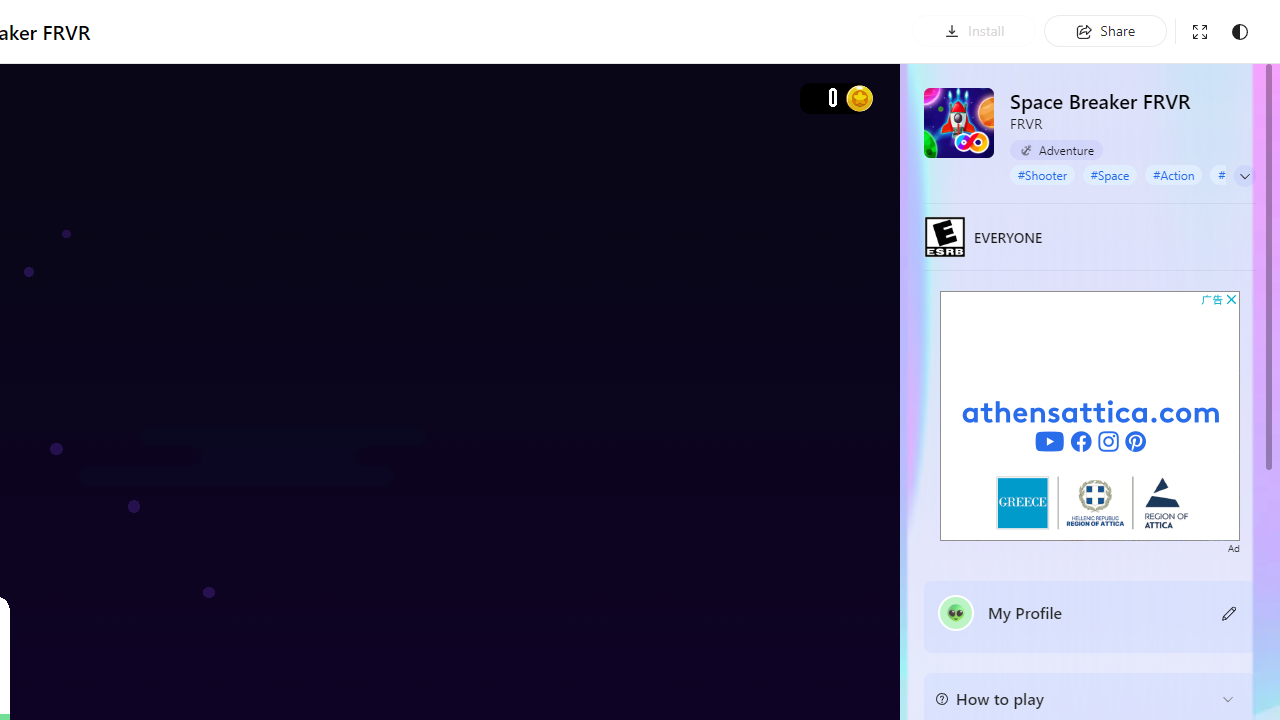 The image size is (1280, 720). I want to click on '""', so click(955, 612).